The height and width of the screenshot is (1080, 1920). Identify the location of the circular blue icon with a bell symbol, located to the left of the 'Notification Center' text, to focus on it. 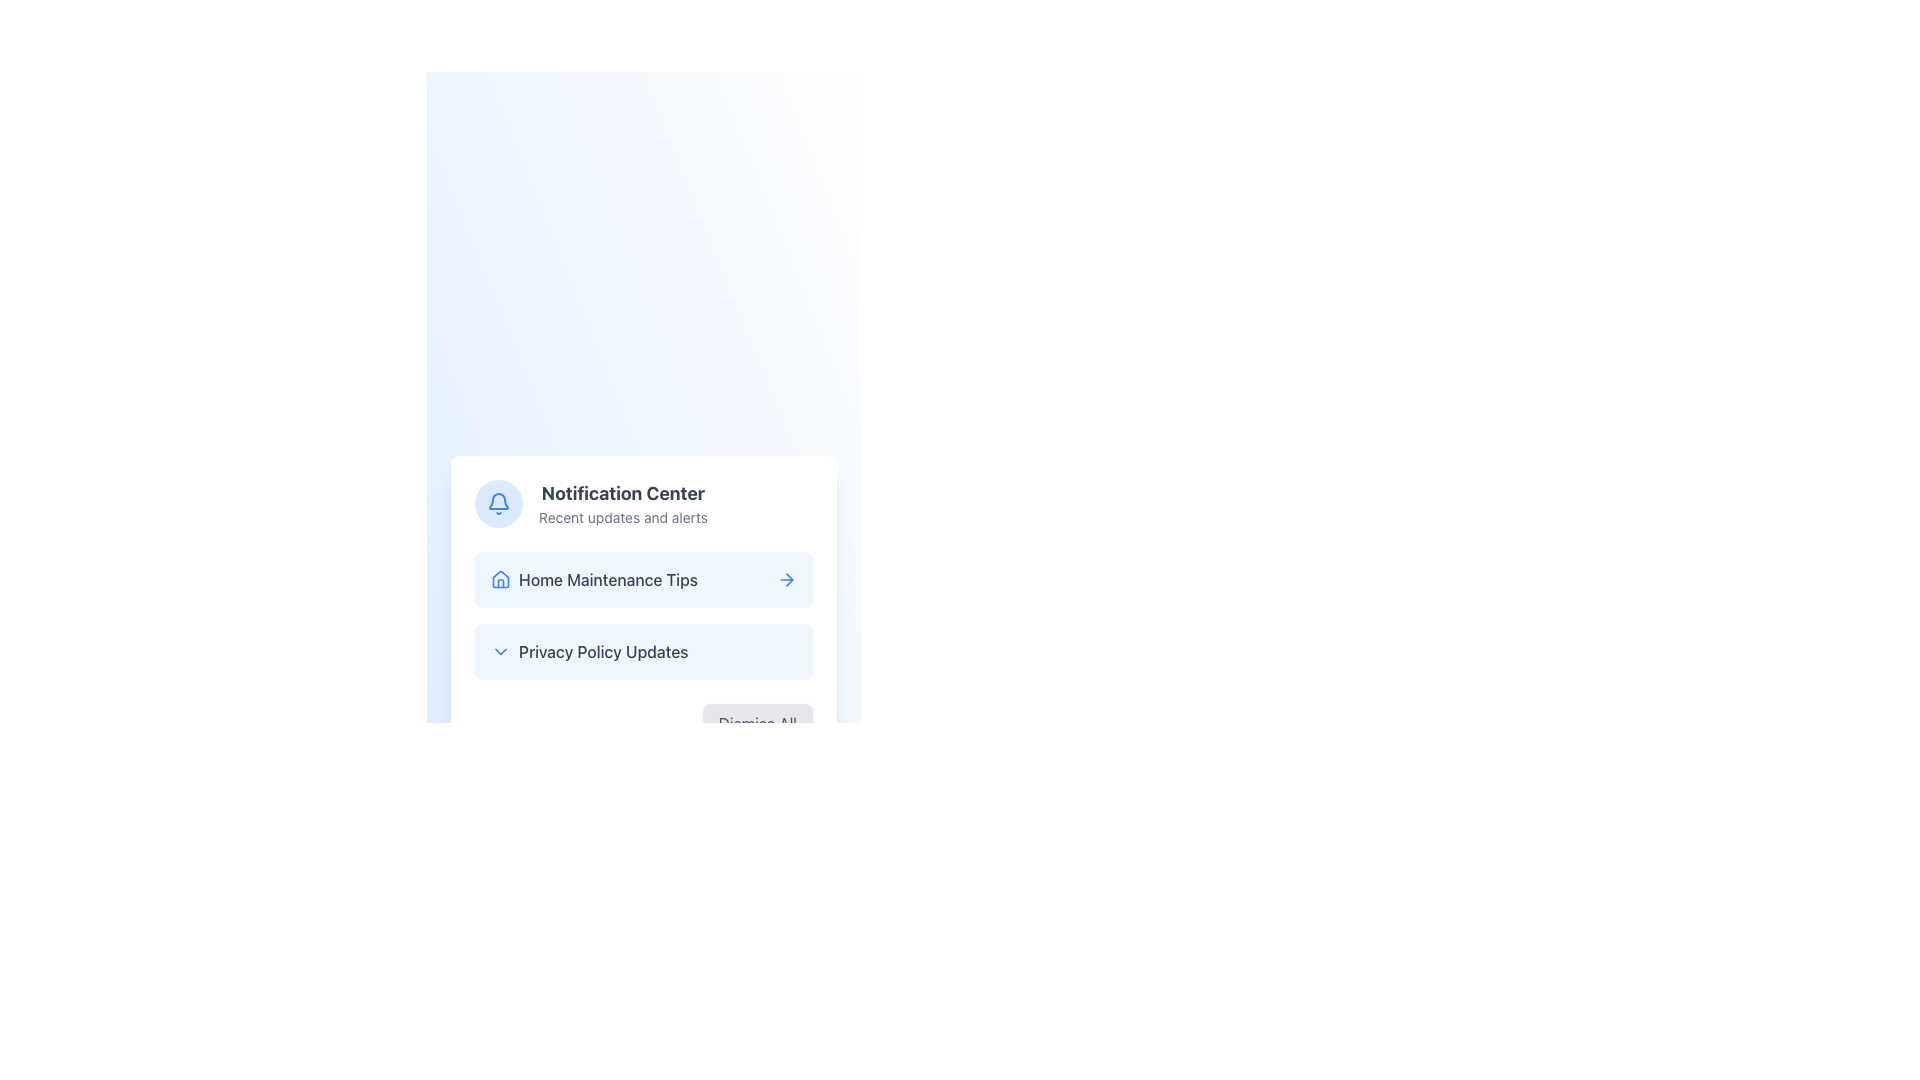
(499, 503).